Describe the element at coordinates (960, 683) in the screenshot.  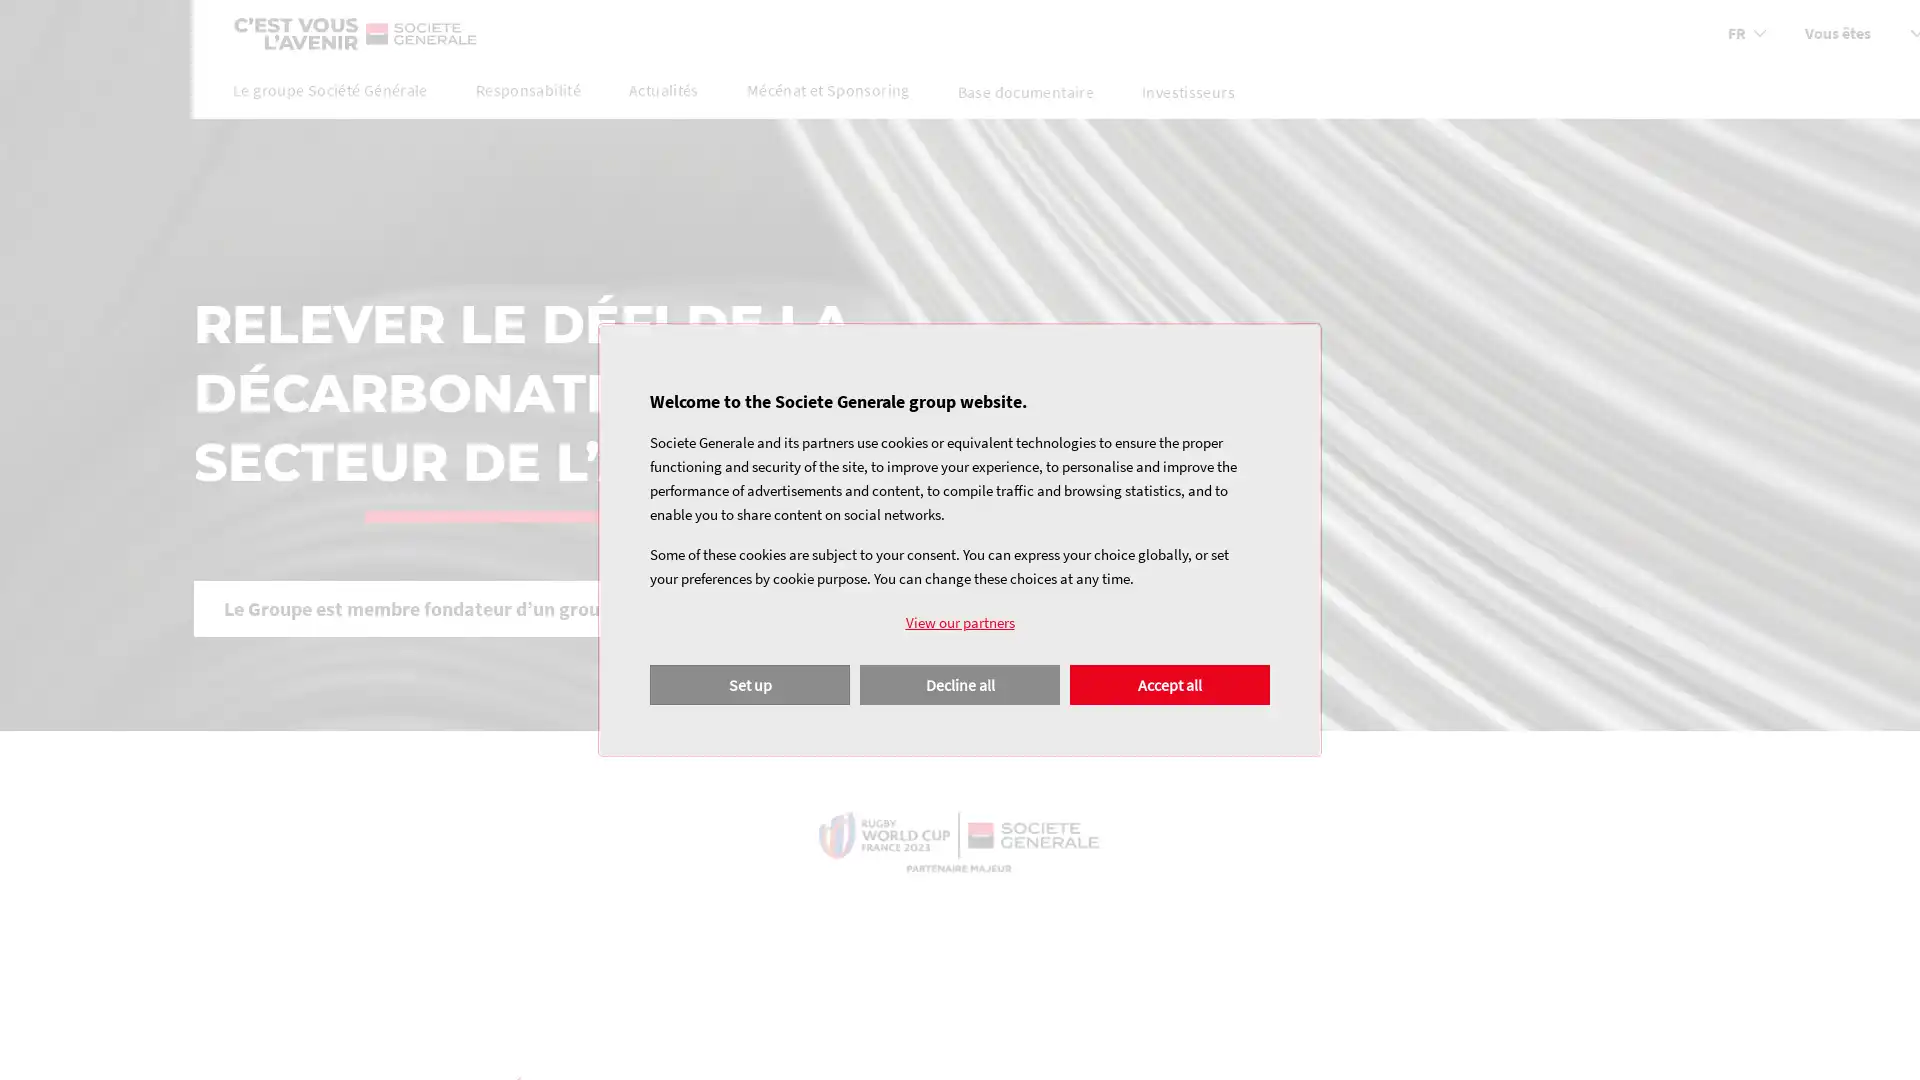
I see `Disagree to our data processing and close` at that location.